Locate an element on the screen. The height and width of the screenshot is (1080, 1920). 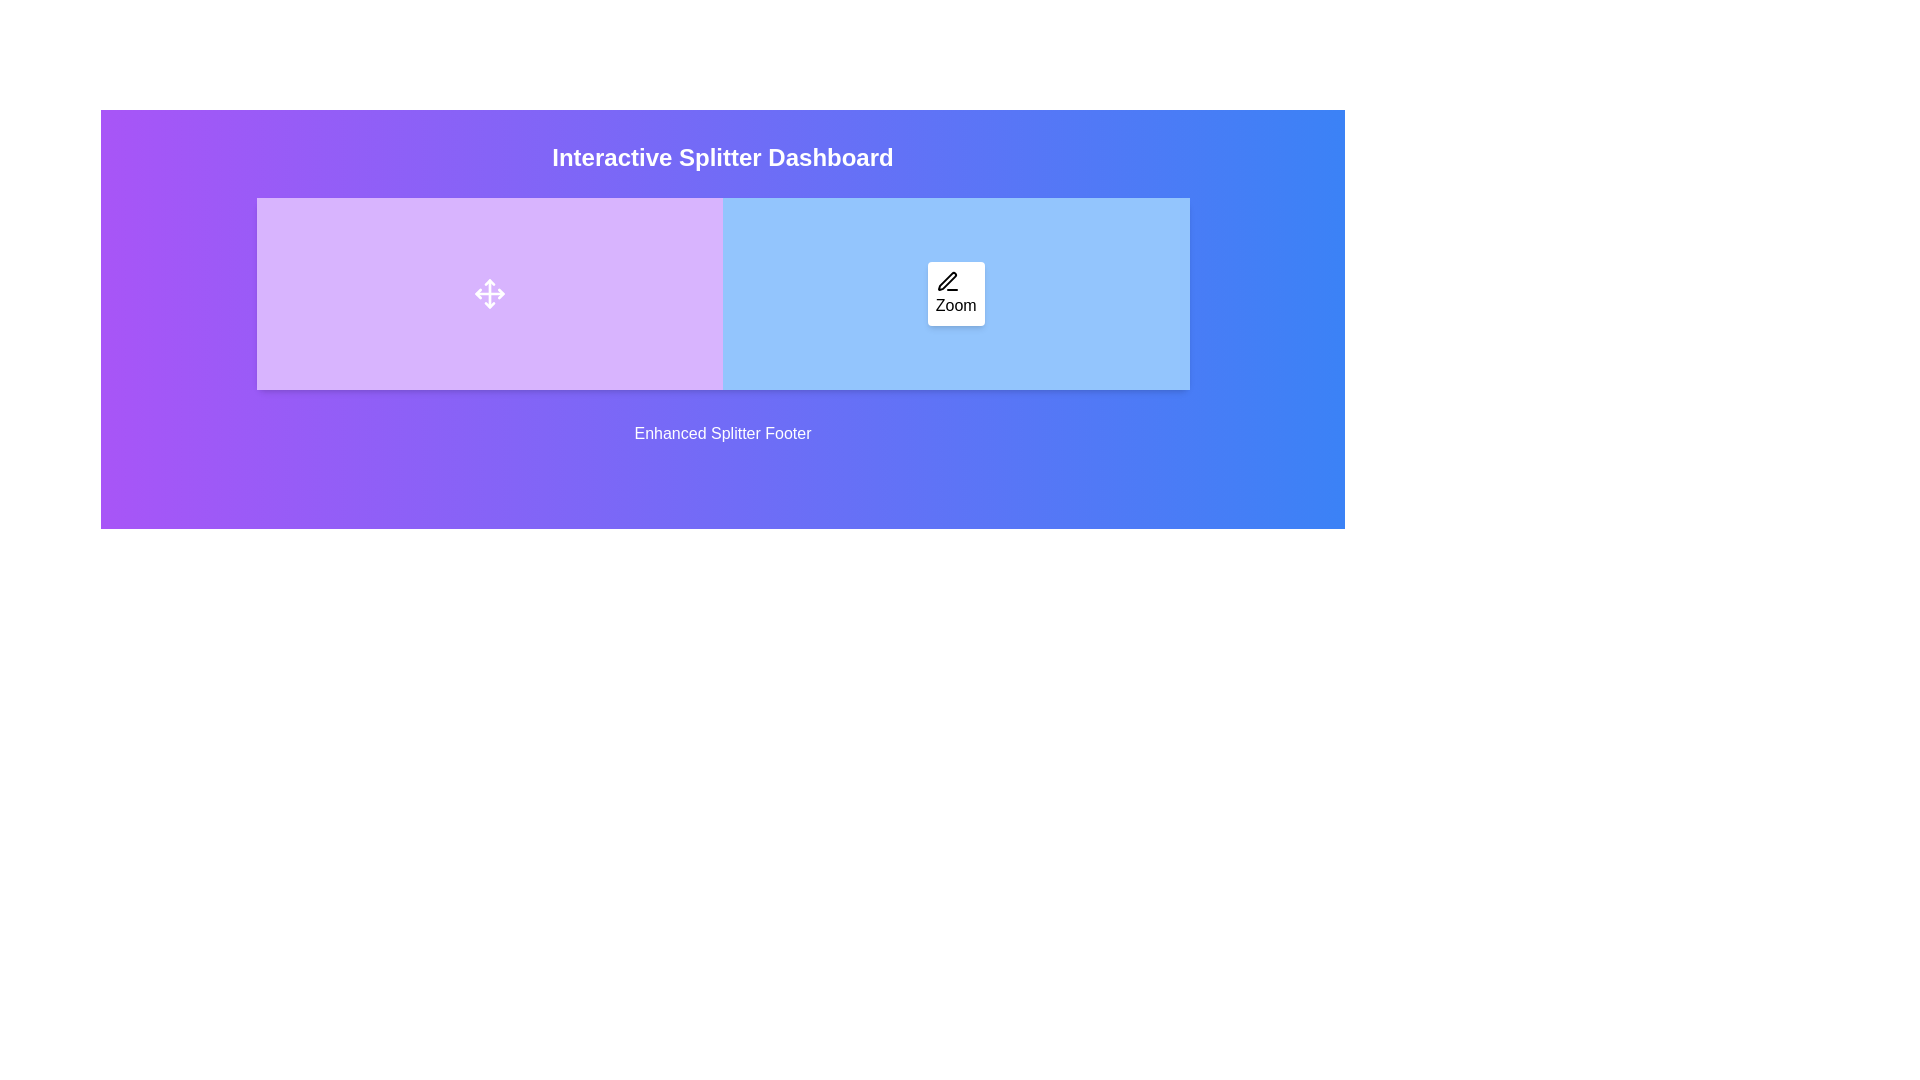
the directional arrow icon with a white outline located in a light purple area is located at coordinates (489, 293).